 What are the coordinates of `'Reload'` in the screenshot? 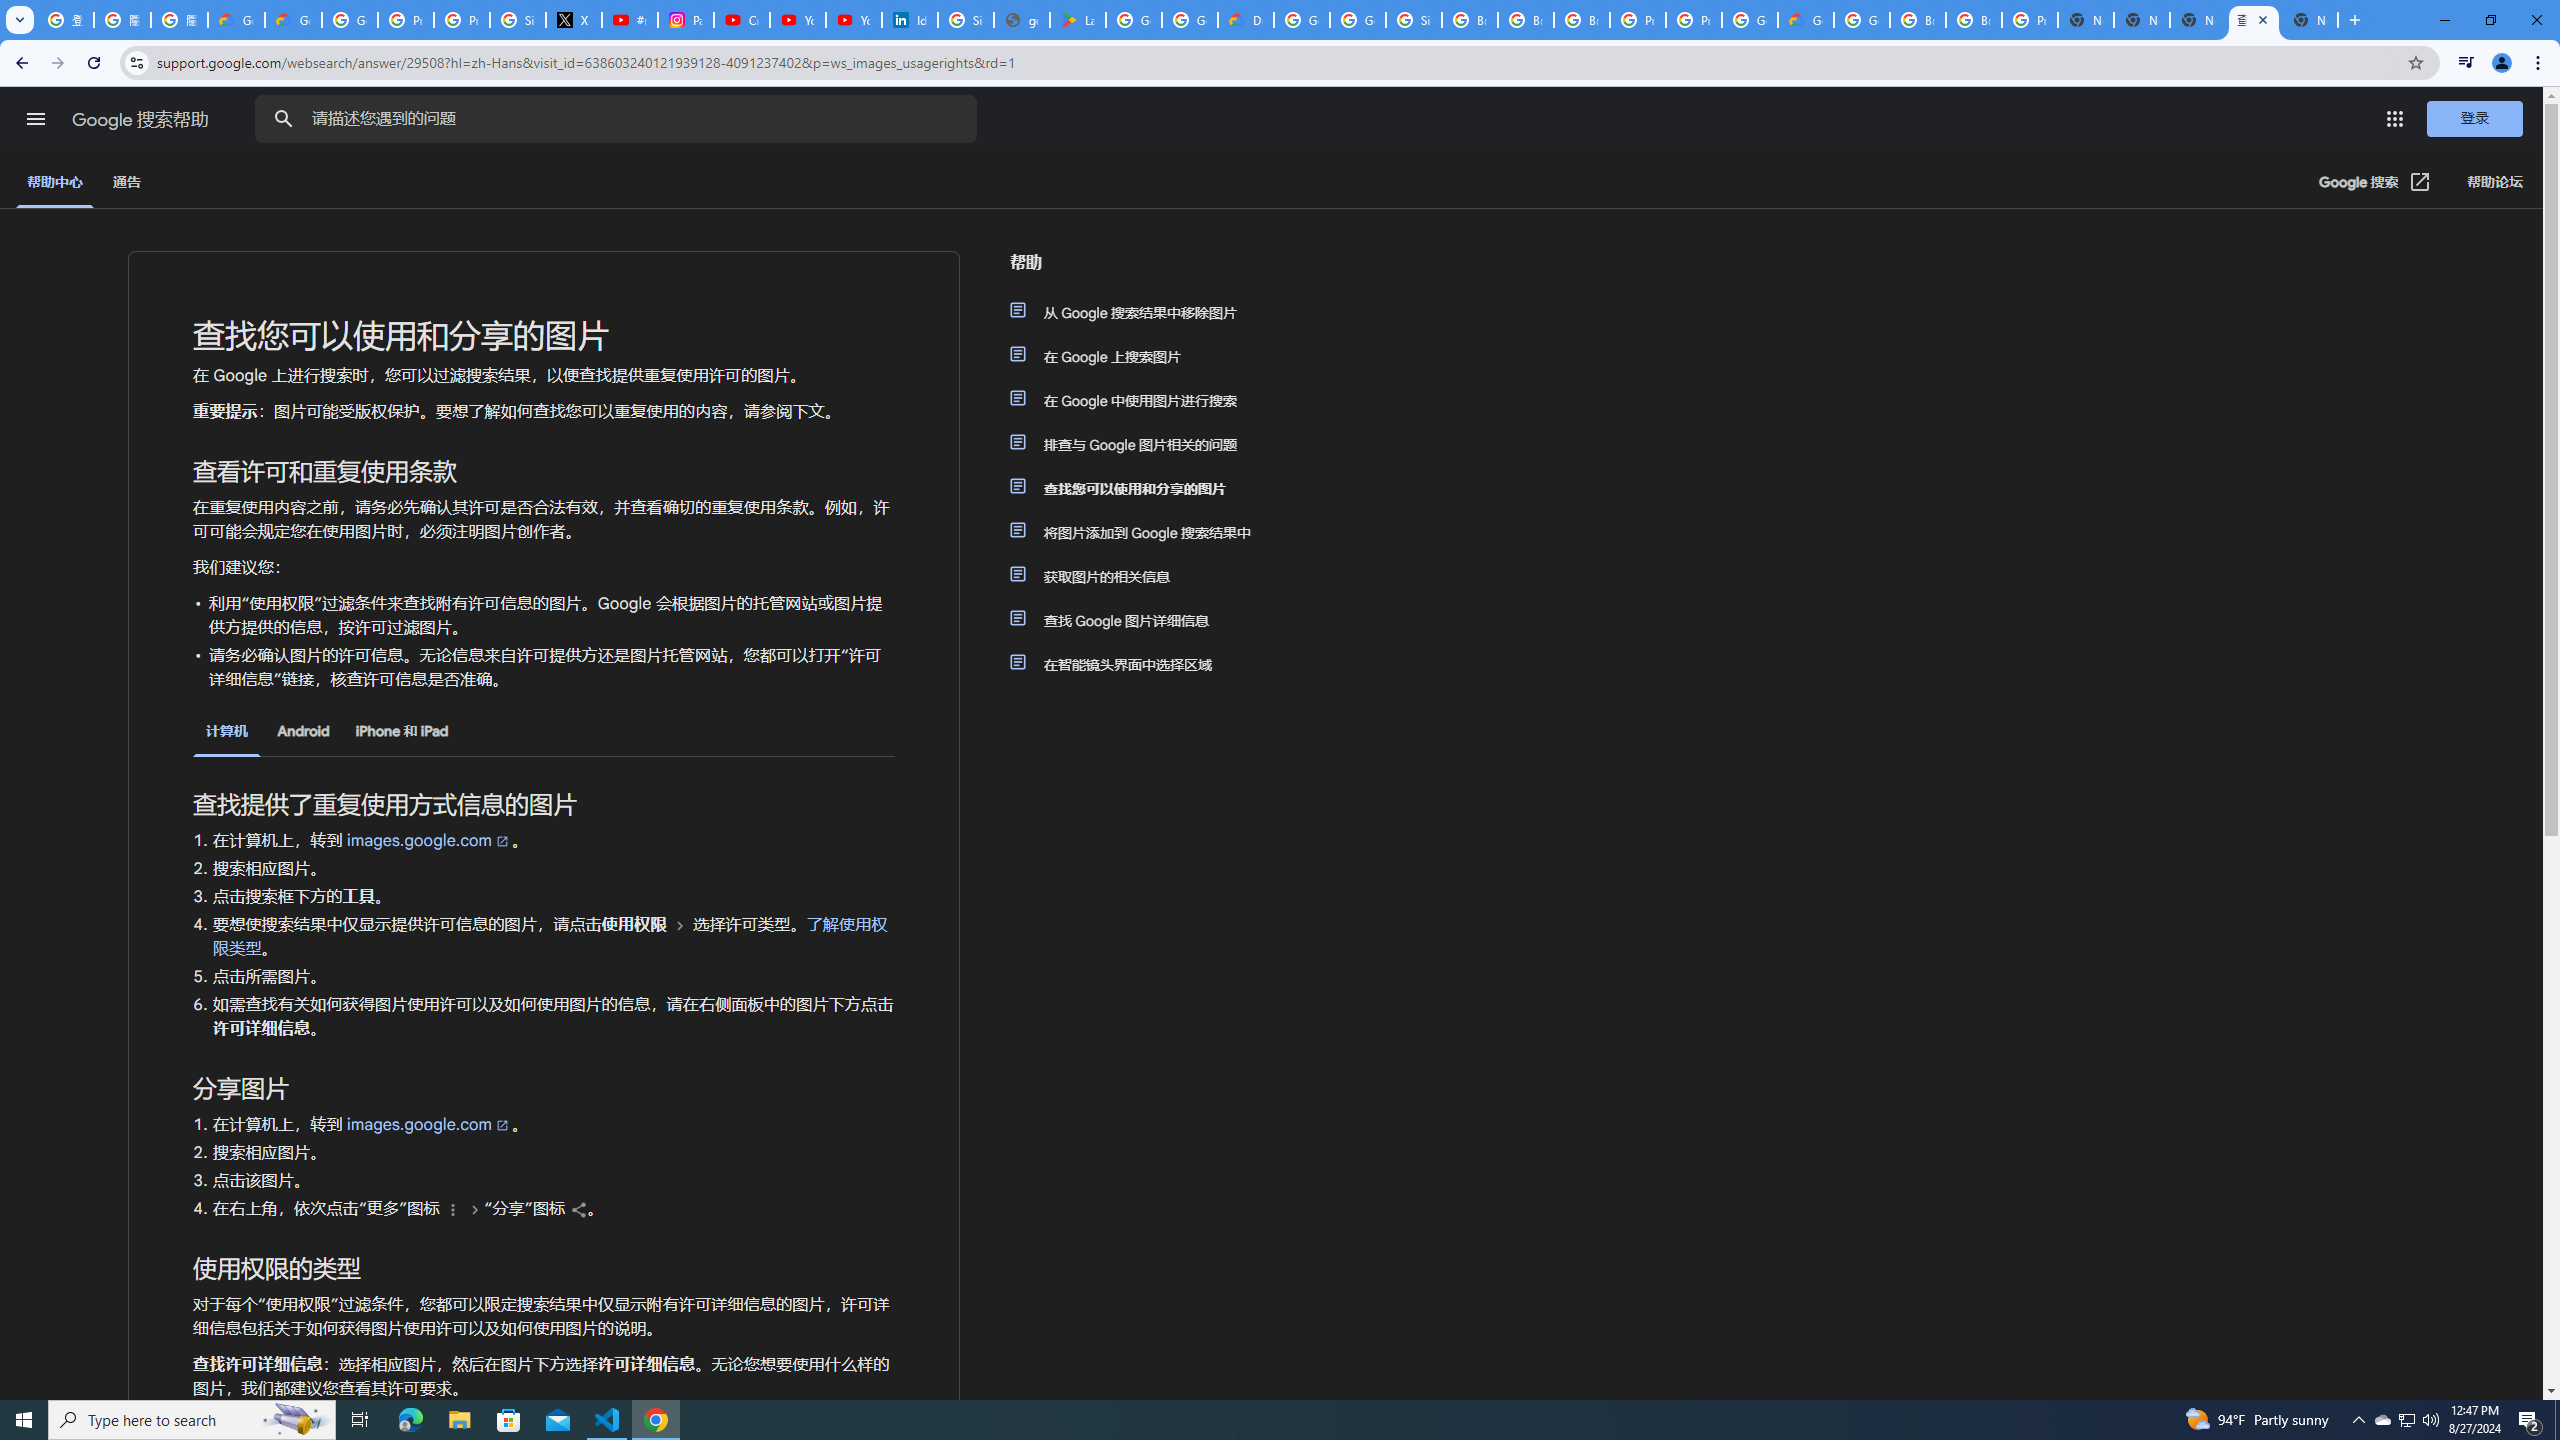 It's located at (93, 62).